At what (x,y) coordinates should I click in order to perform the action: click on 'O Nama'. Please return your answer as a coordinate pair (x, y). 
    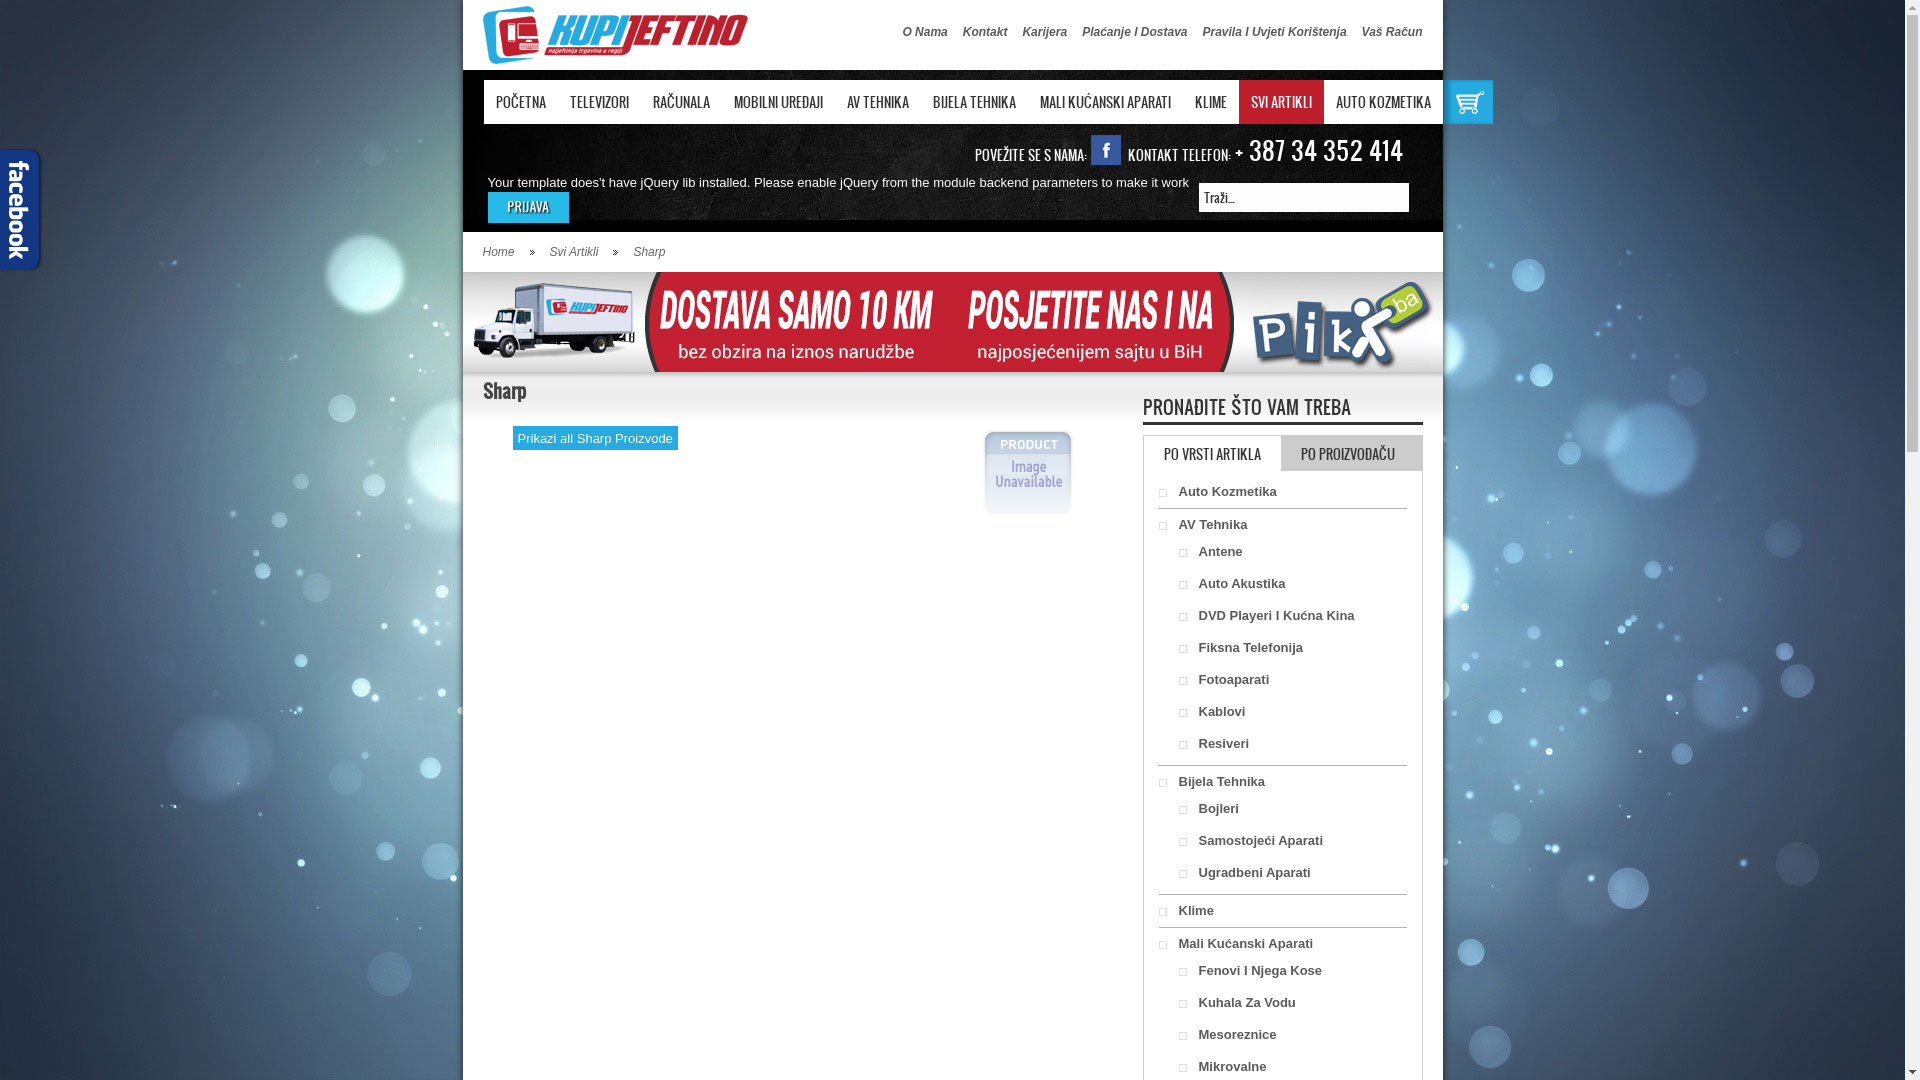
    Looking at the image, I should click on (923, 31).